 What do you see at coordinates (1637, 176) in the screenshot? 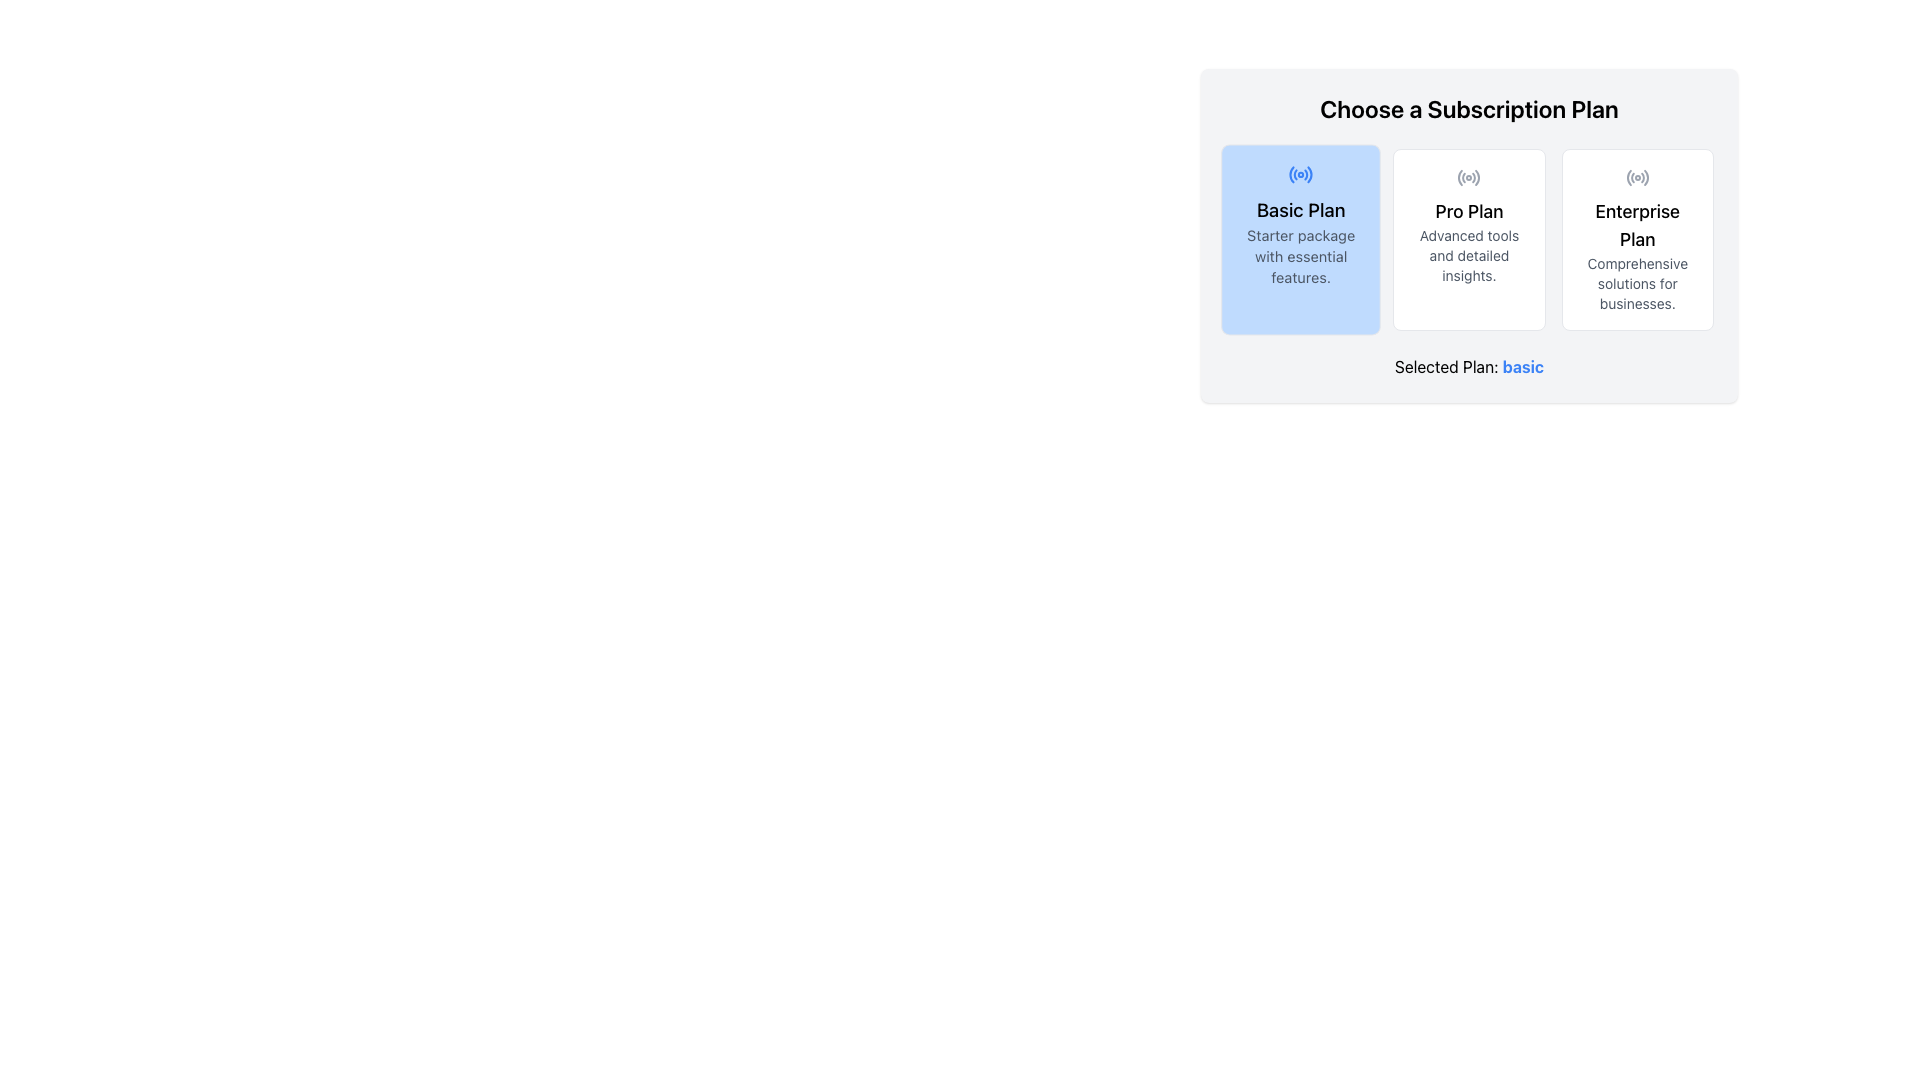
I see `the 'Enterprise Plan' icon located at the top of the 'Enterprise Plan' card in the 'Choose a Subscription Plan' section` at bounding box center [1637, 176].